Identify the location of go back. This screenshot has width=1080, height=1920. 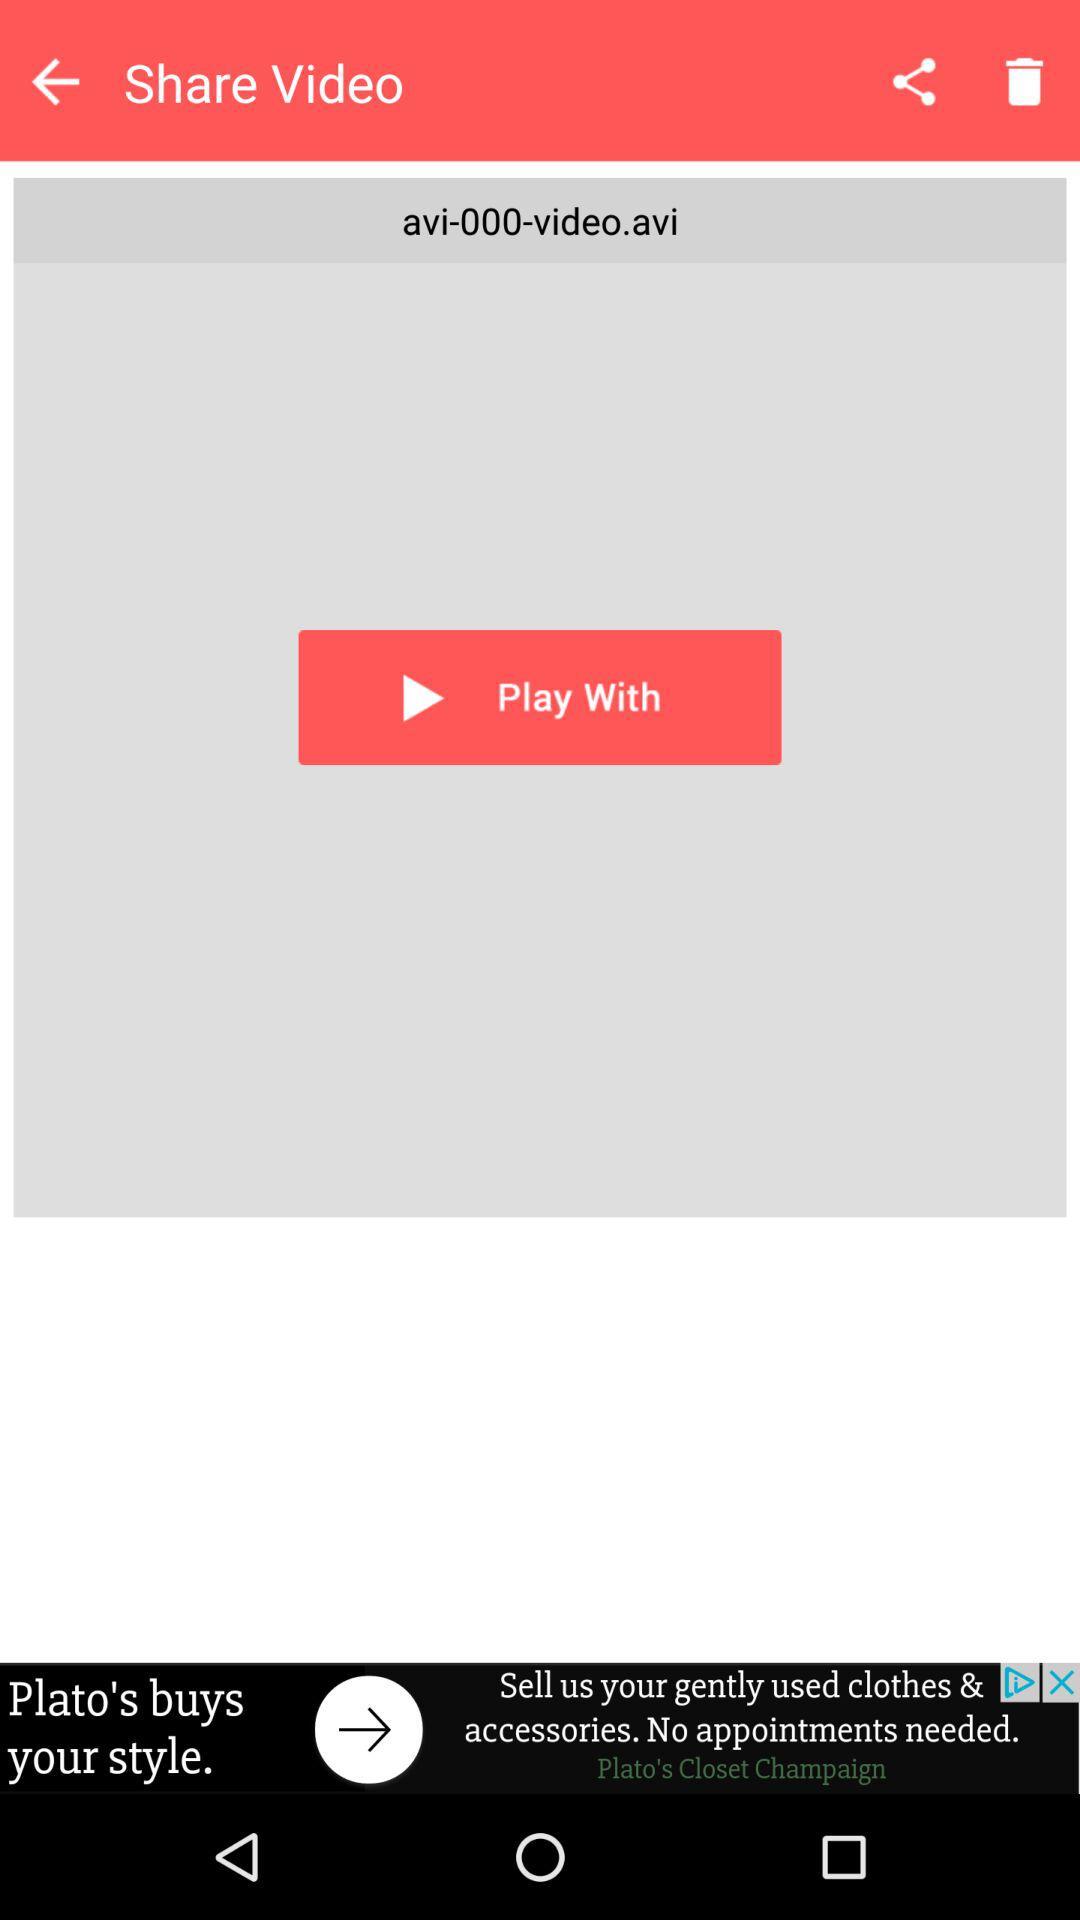
(54, 80).